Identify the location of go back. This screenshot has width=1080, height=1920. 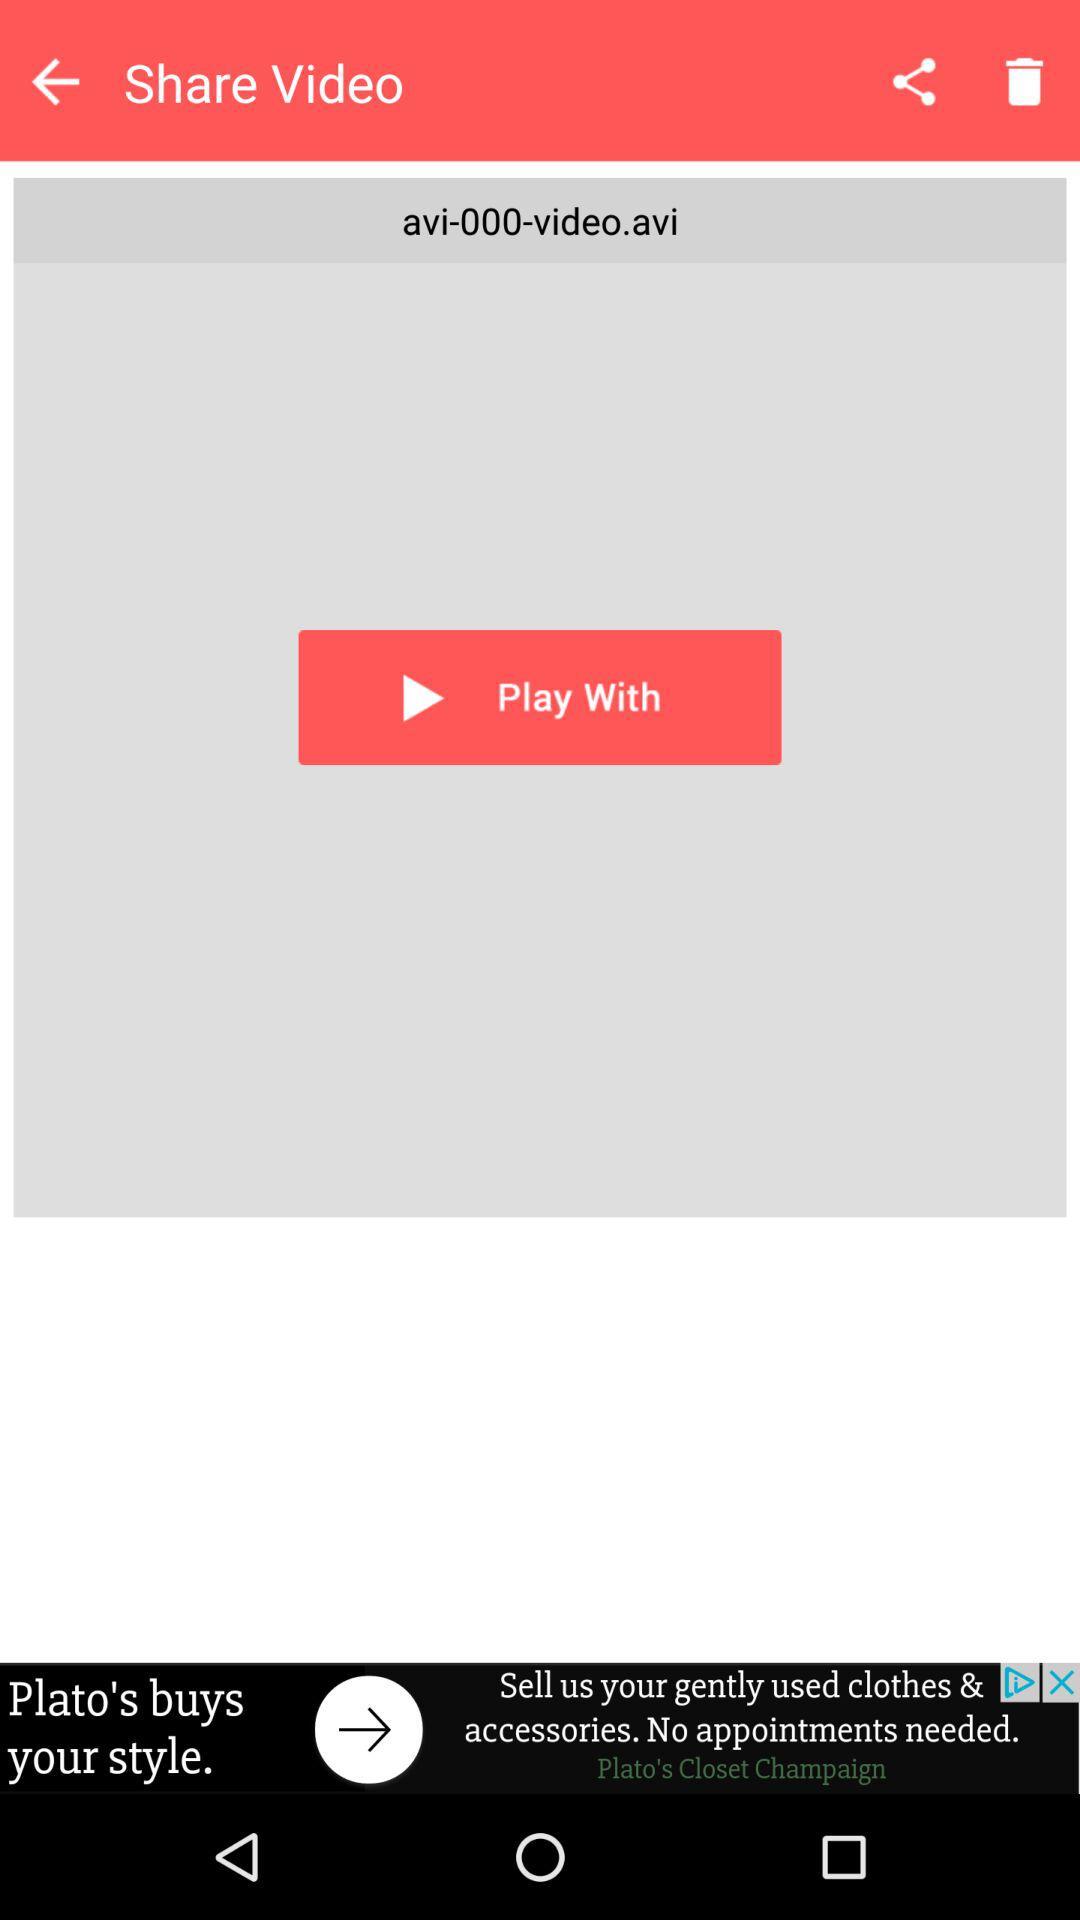
(54, 80).